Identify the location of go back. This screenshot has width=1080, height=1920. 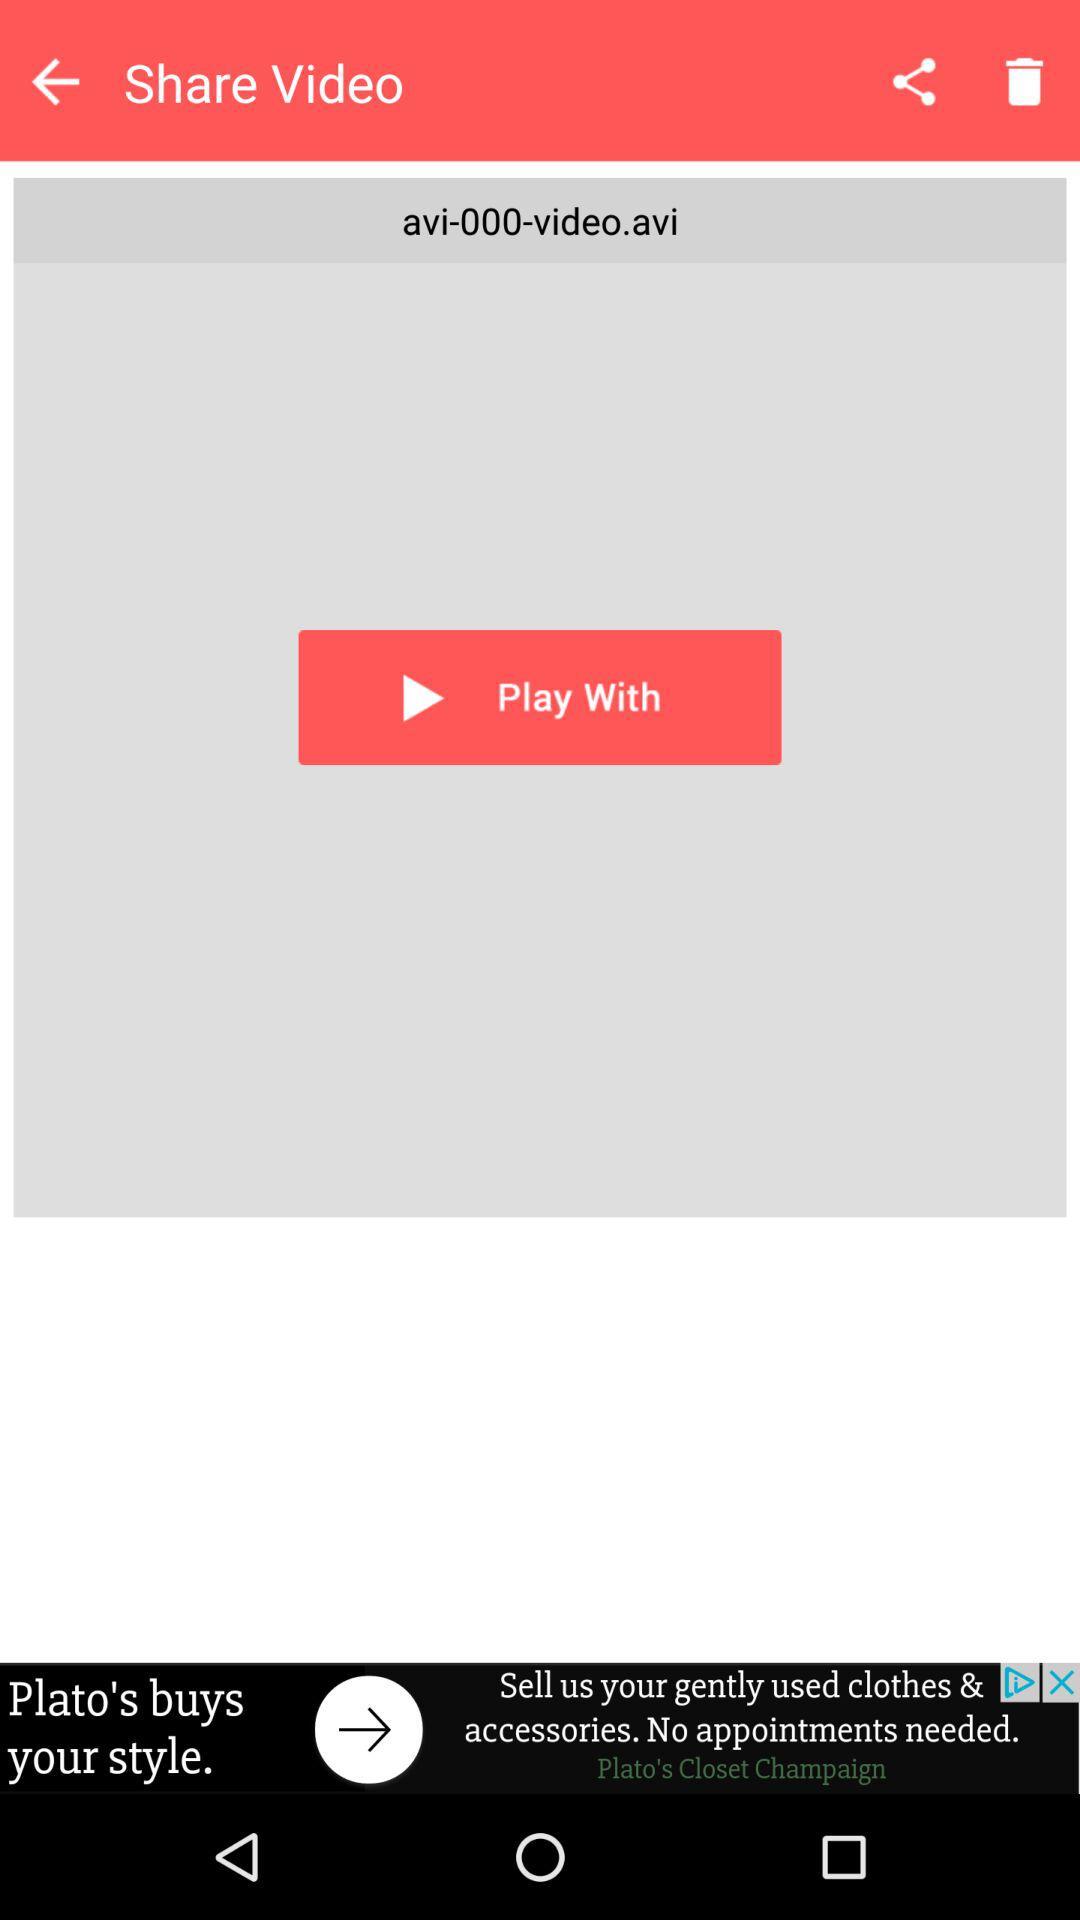
(54, 80).